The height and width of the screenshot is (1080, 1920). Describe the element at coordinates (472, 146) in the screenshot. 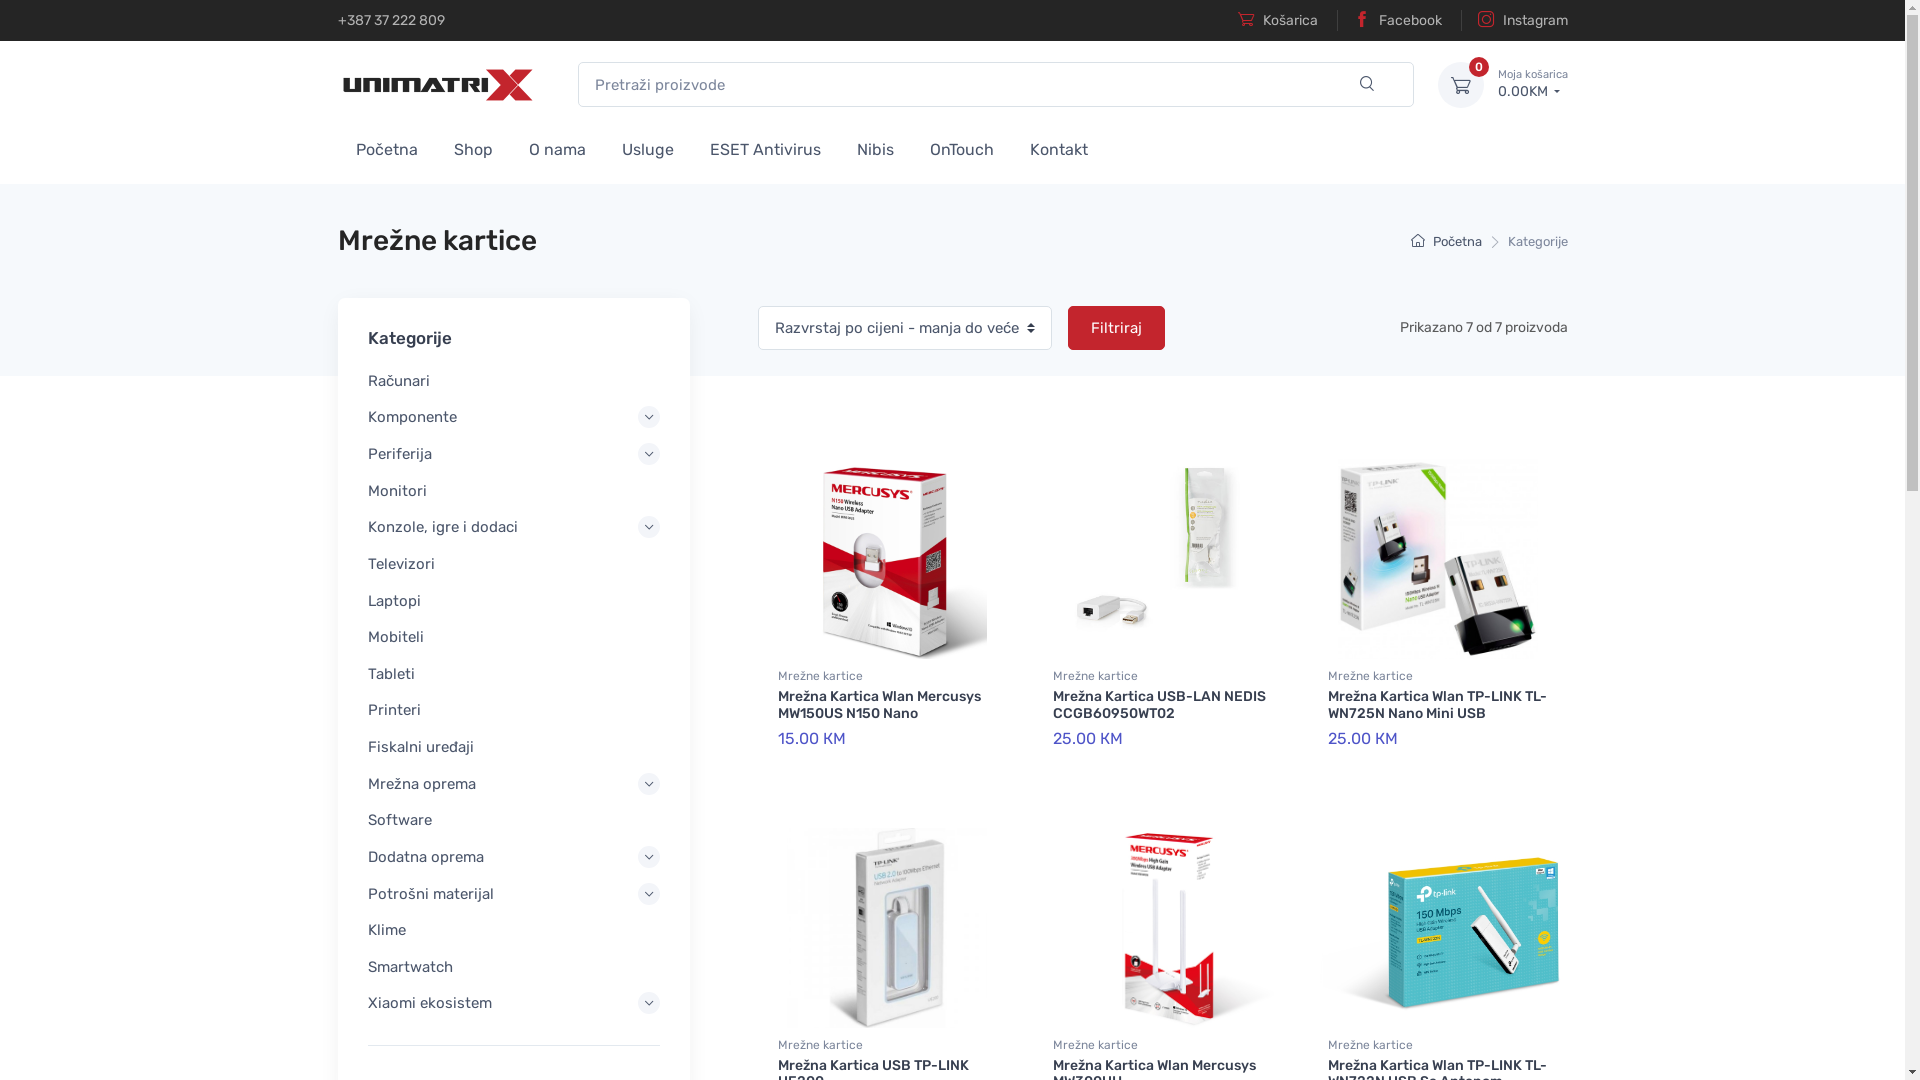

I see `'Shop'` at that location.